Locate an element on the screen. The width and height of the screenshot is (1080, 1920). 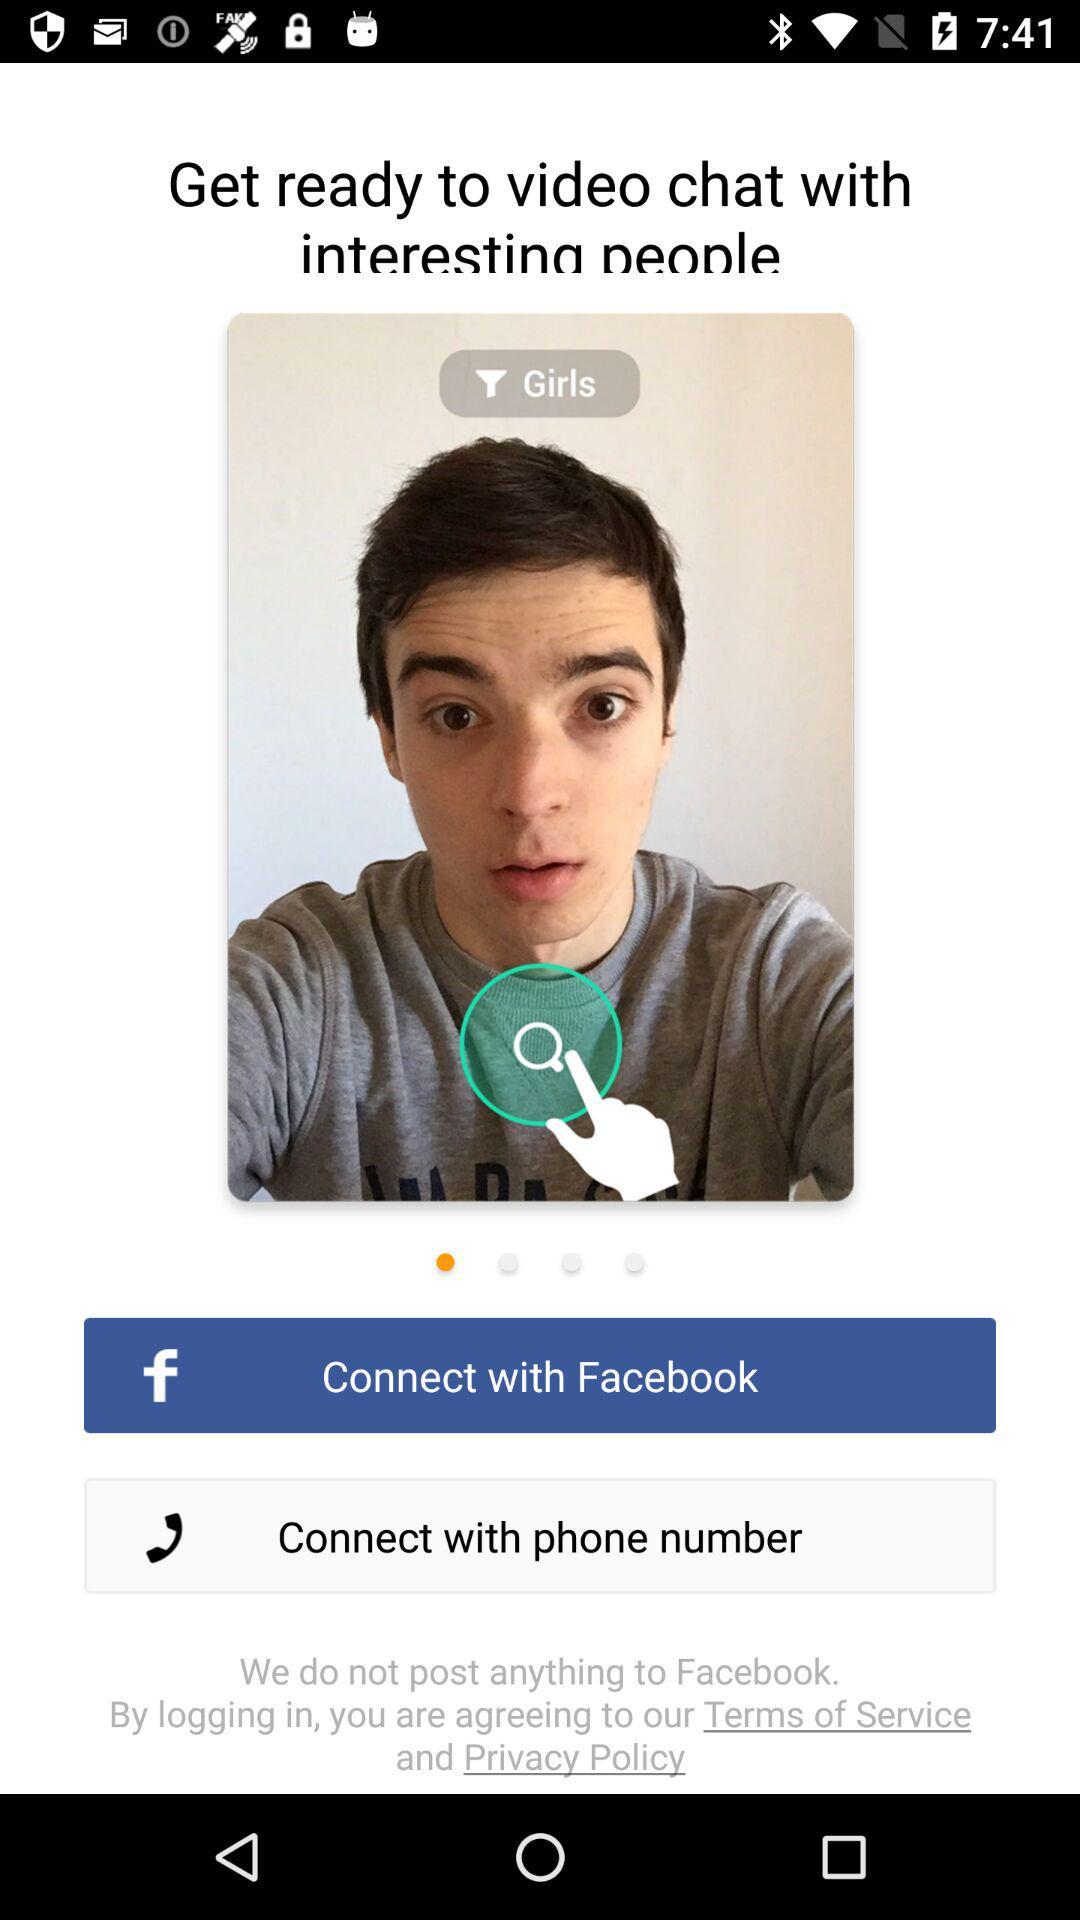
last image is located at coordinates (634, 1261).